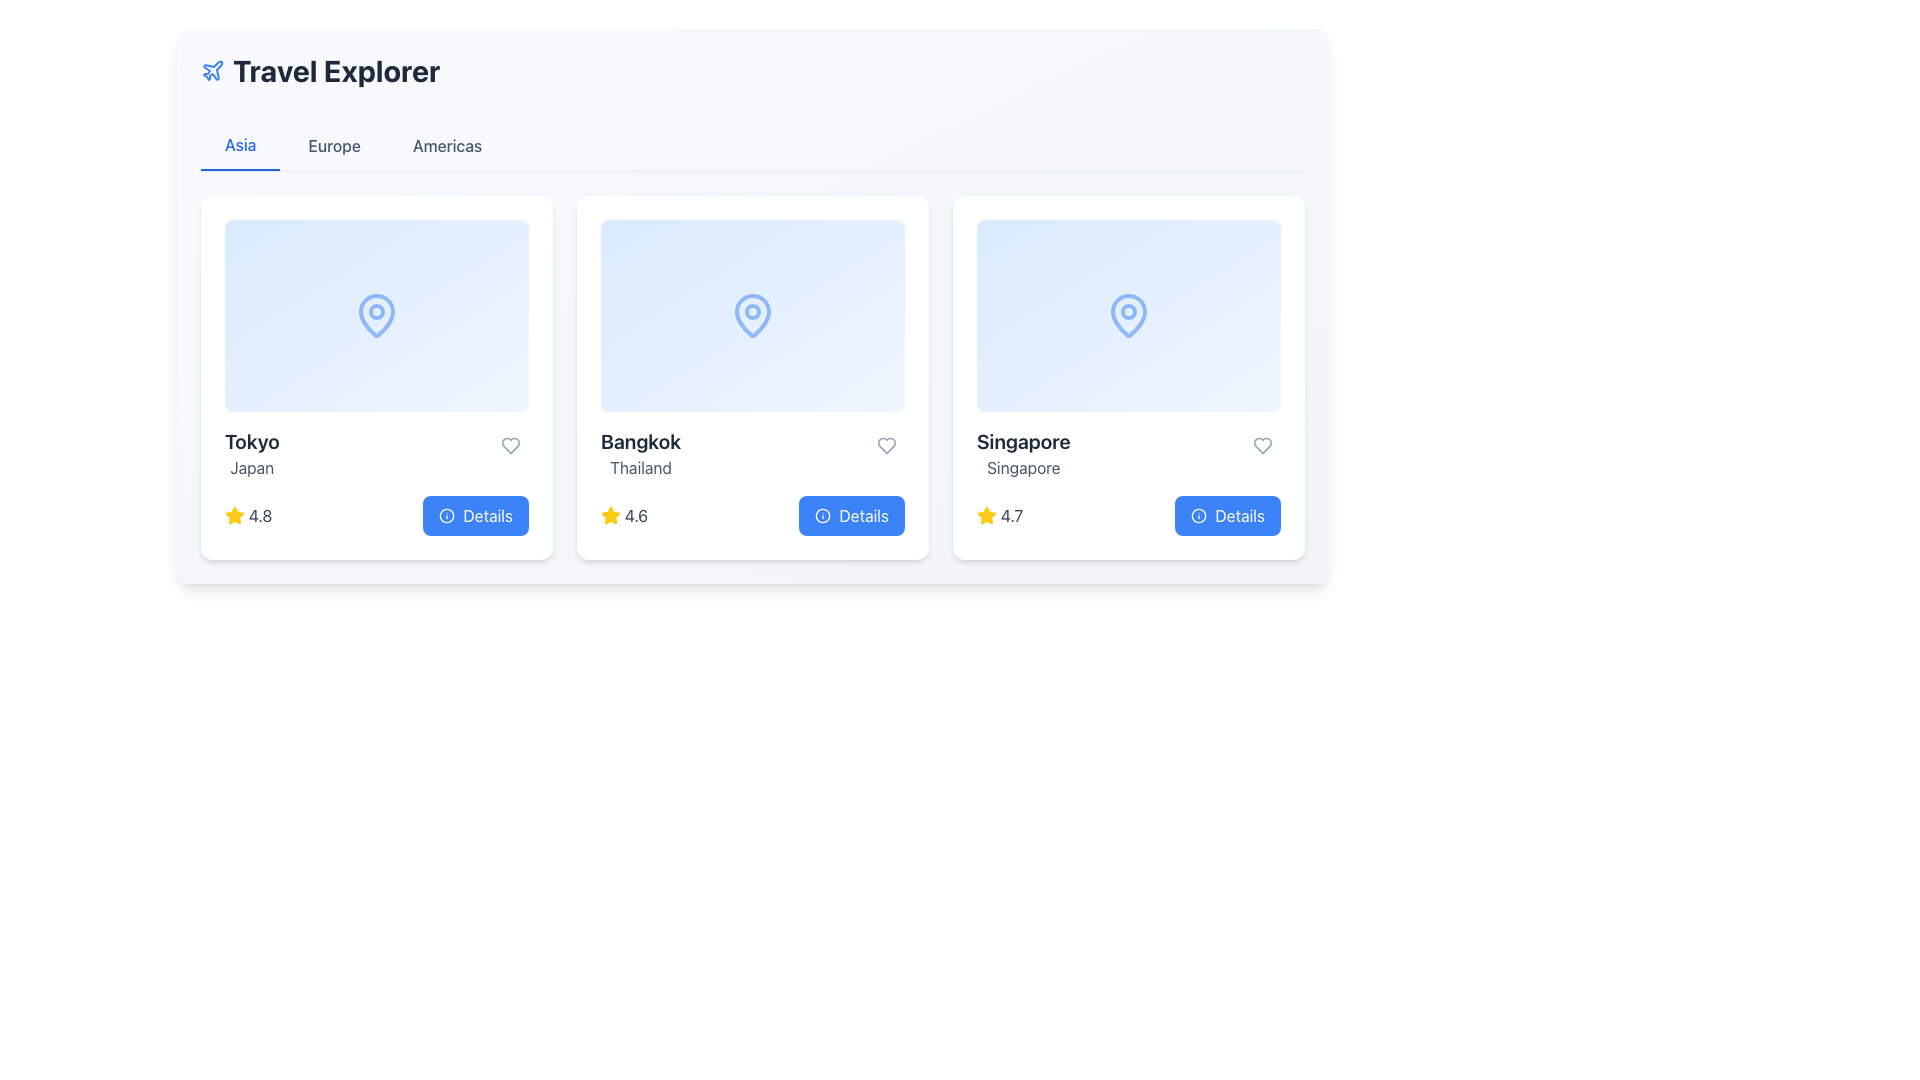  Describe the element at coordinates (377, 312) in the screenshot. I see `the circular marker styled like a pin point located at the center of the pin icon on the Tokyo, Japan card` at that location.